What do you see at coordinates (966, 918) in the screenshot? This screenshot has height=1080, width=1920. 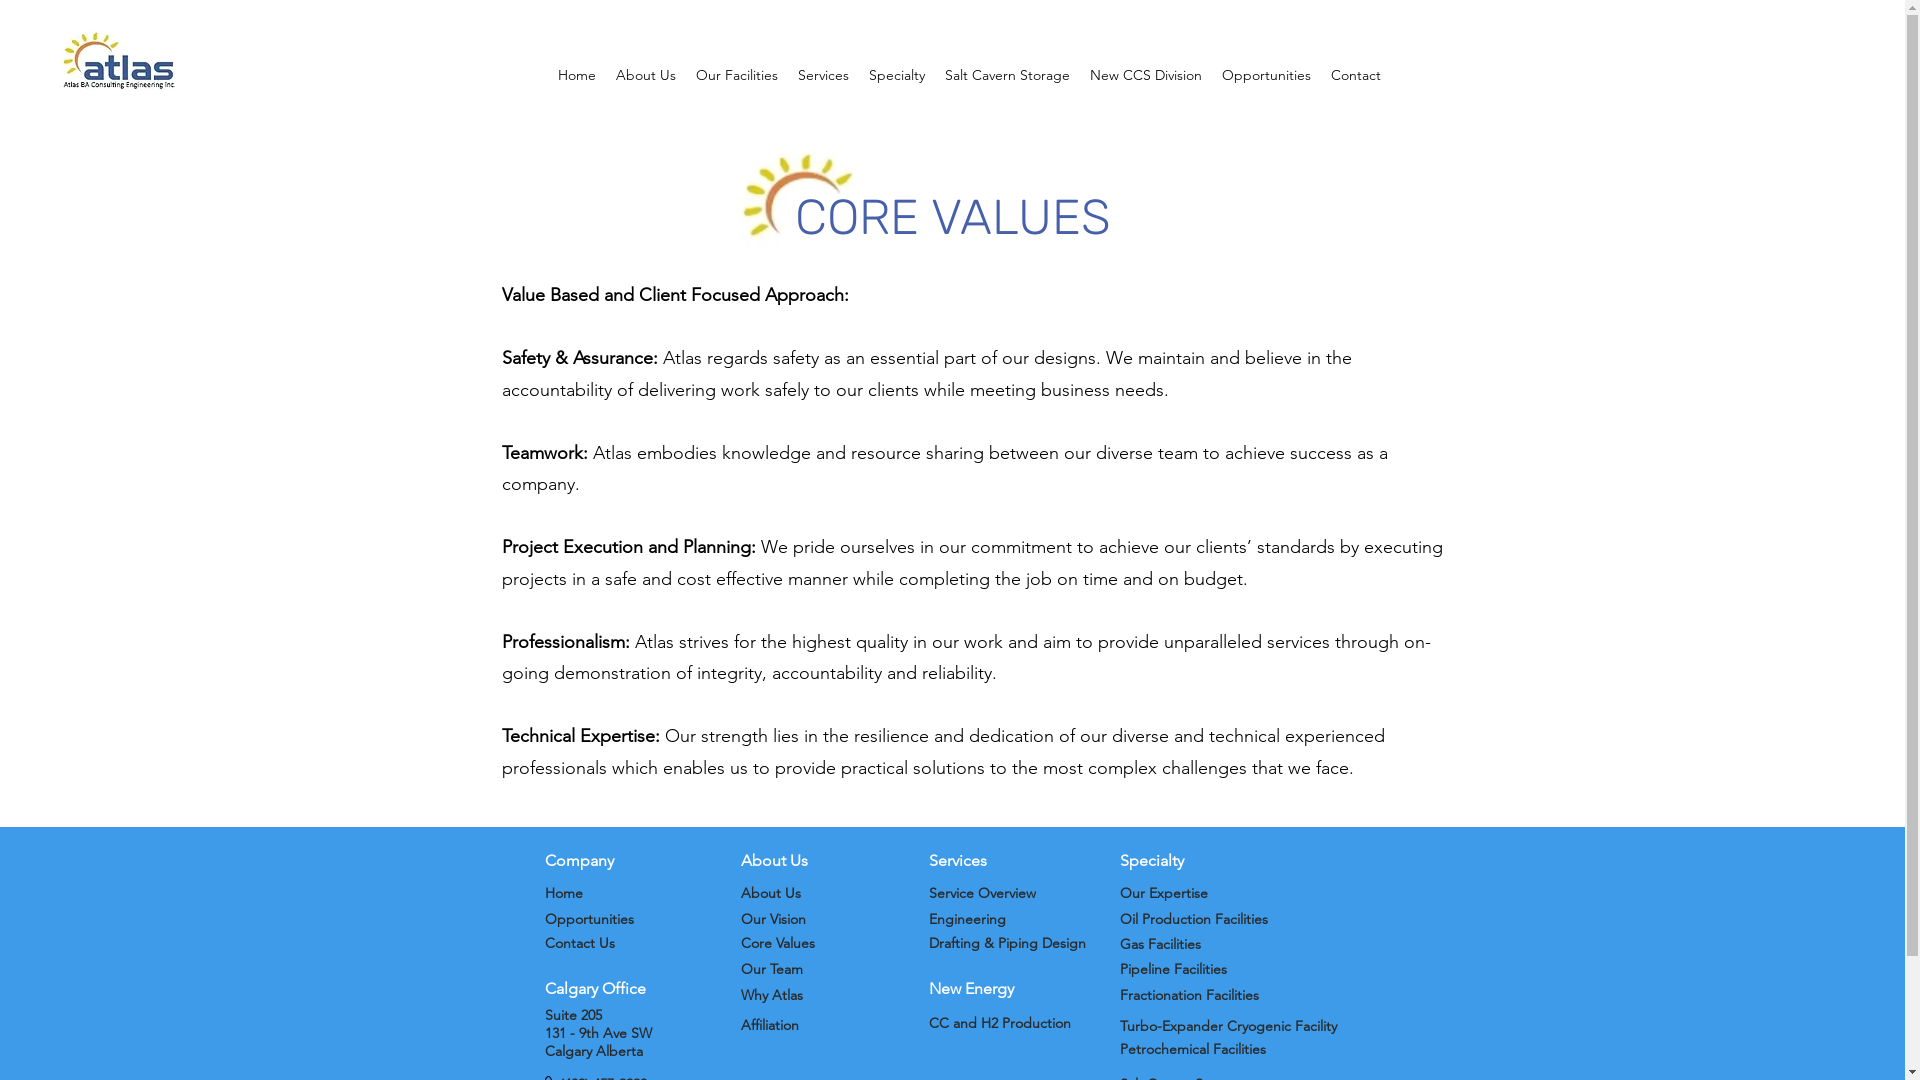 I see `'Engineering'` at bounding box center [966, 918].